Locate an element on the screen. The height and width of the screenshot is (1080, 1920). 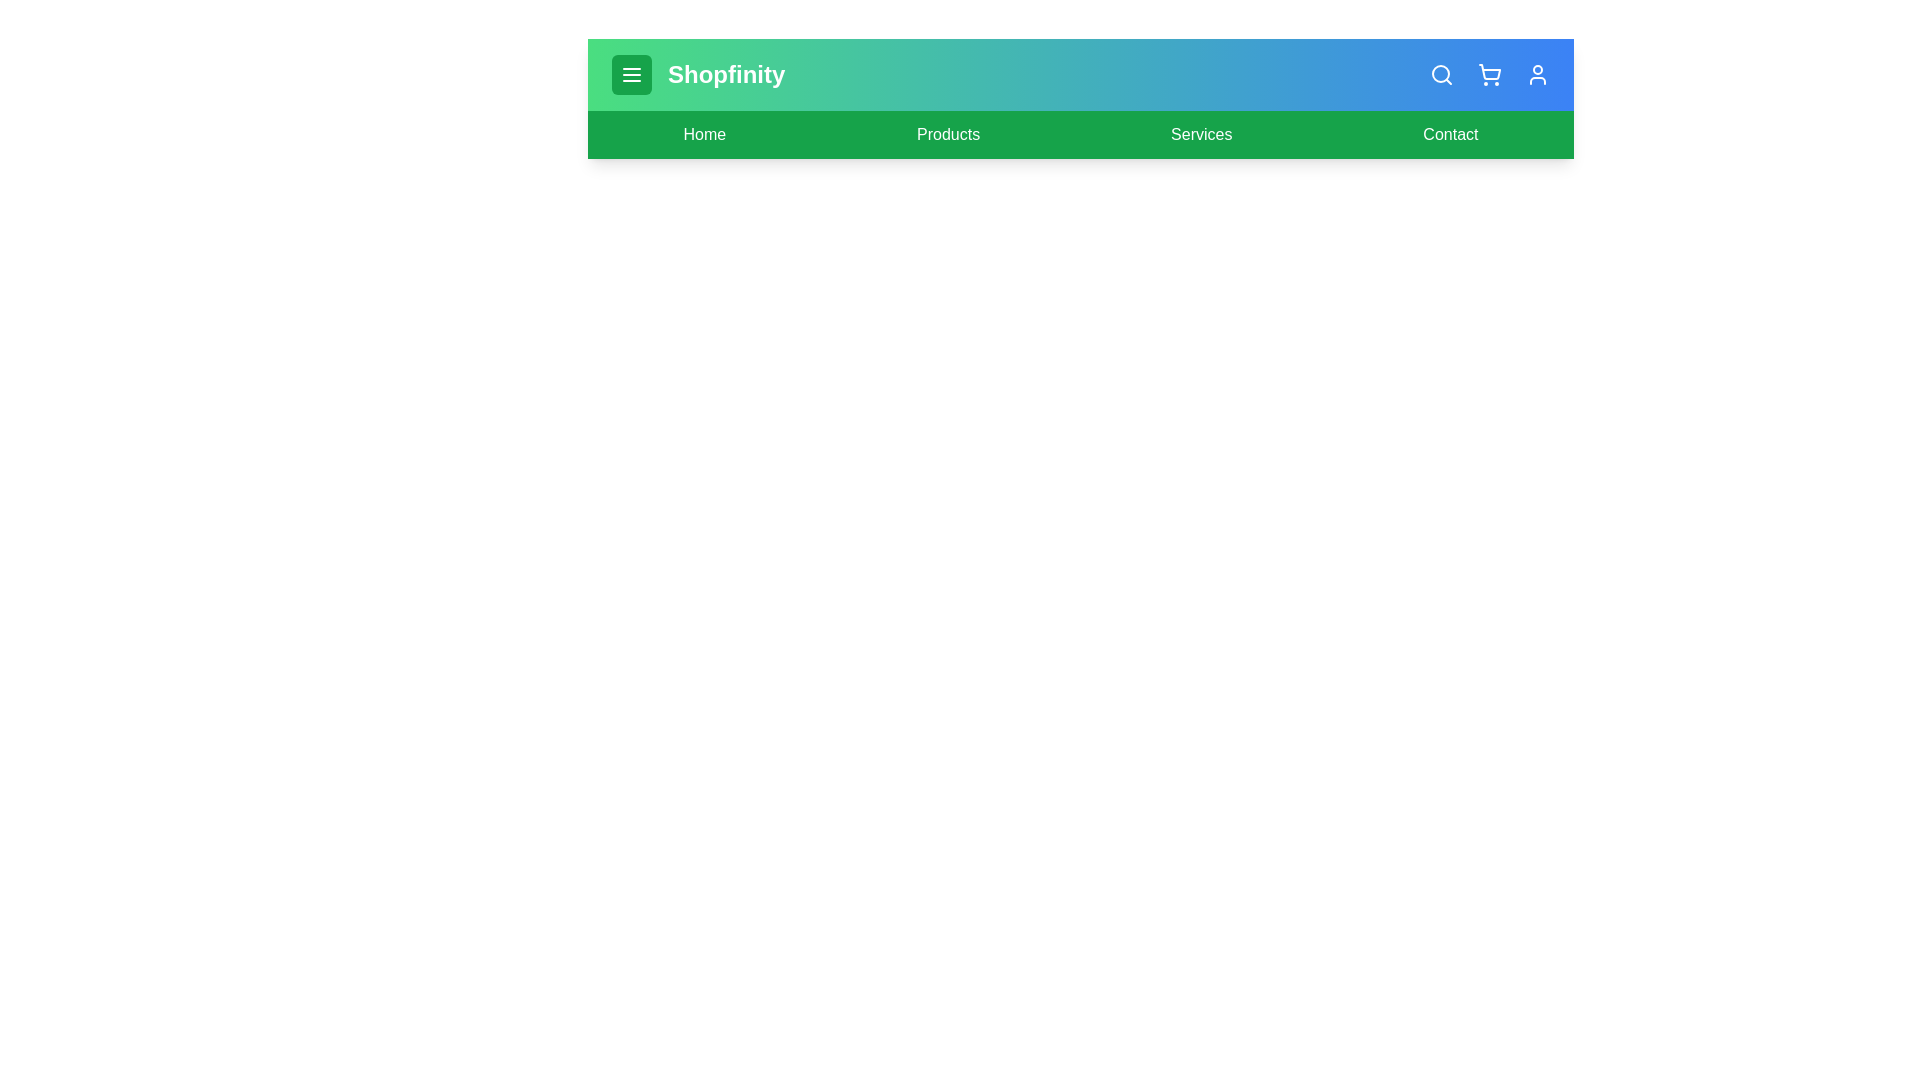
the 'Products' link to navigate to the Products page is located at coordinates (947, 135).